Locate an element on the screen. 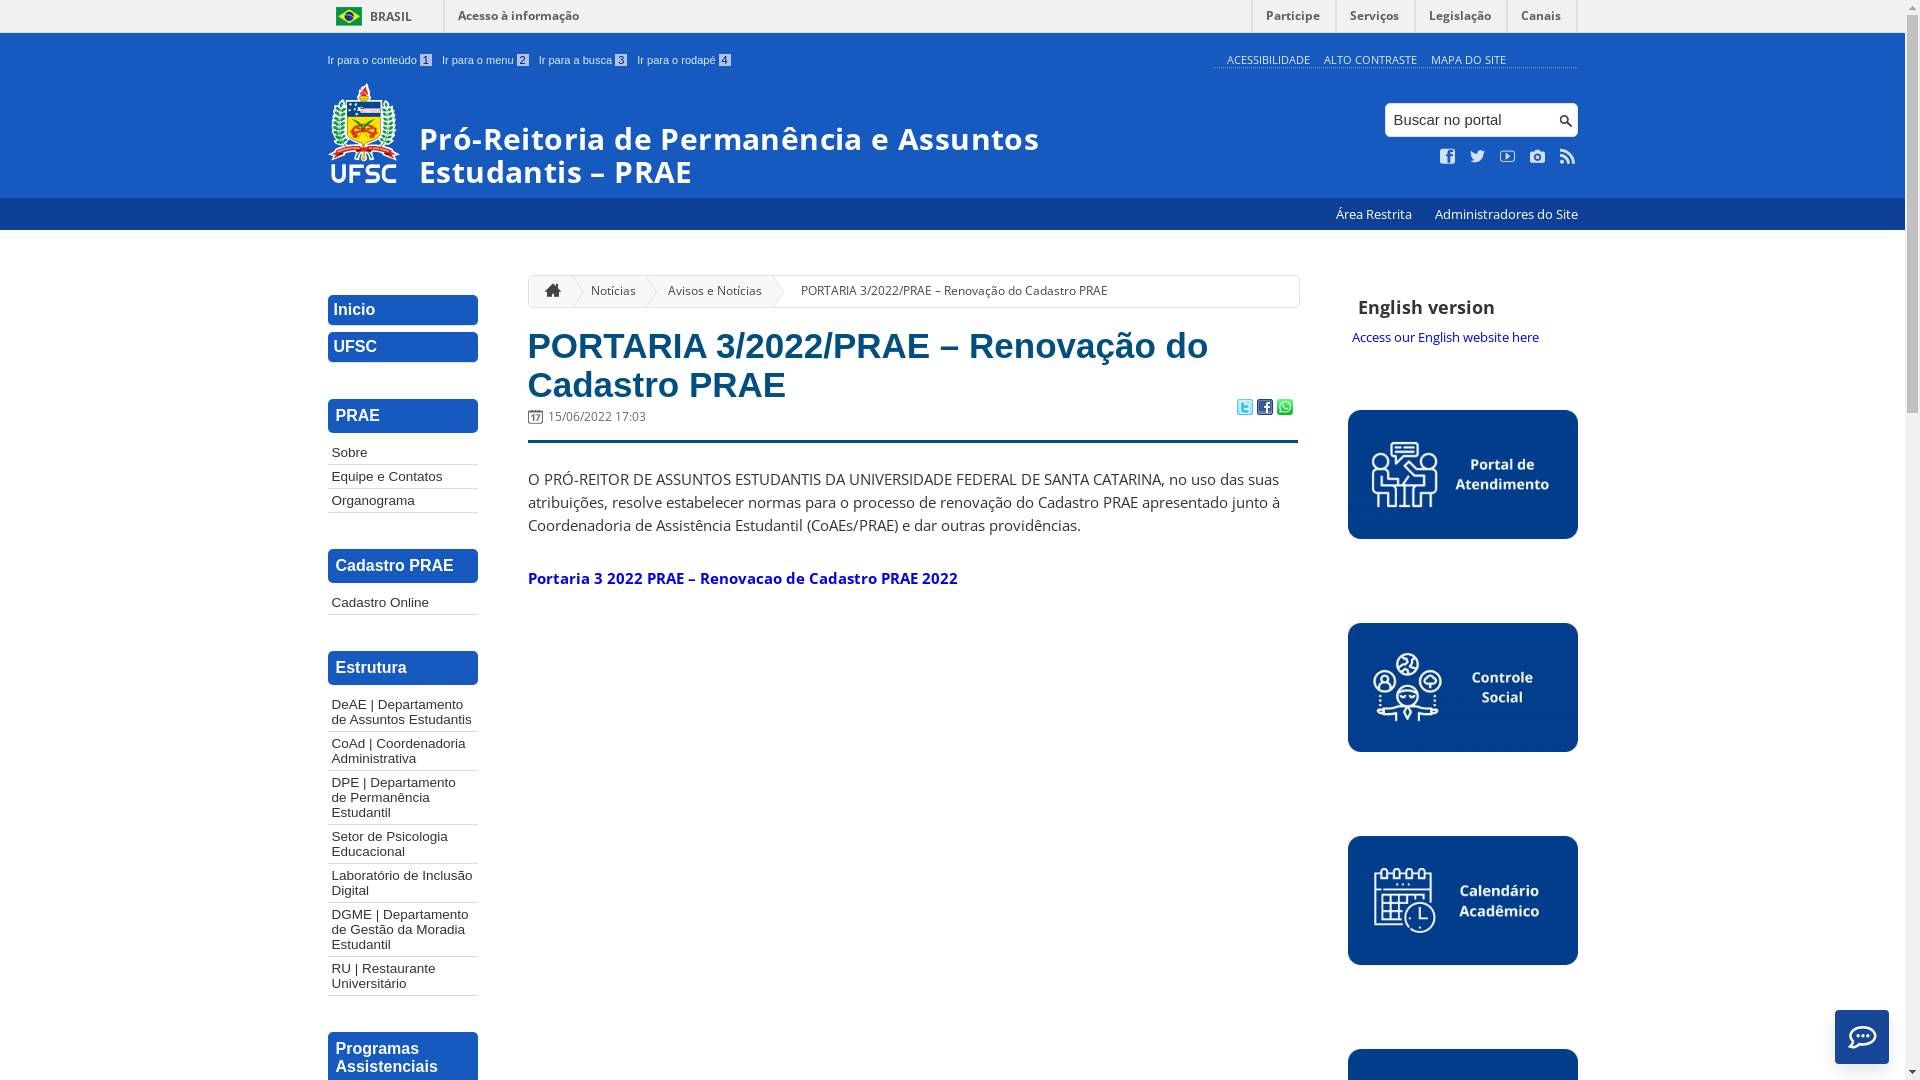 This screenshot has height=1080, width=1920. 'Cadastro Online' is located at coordinates (402, 601).